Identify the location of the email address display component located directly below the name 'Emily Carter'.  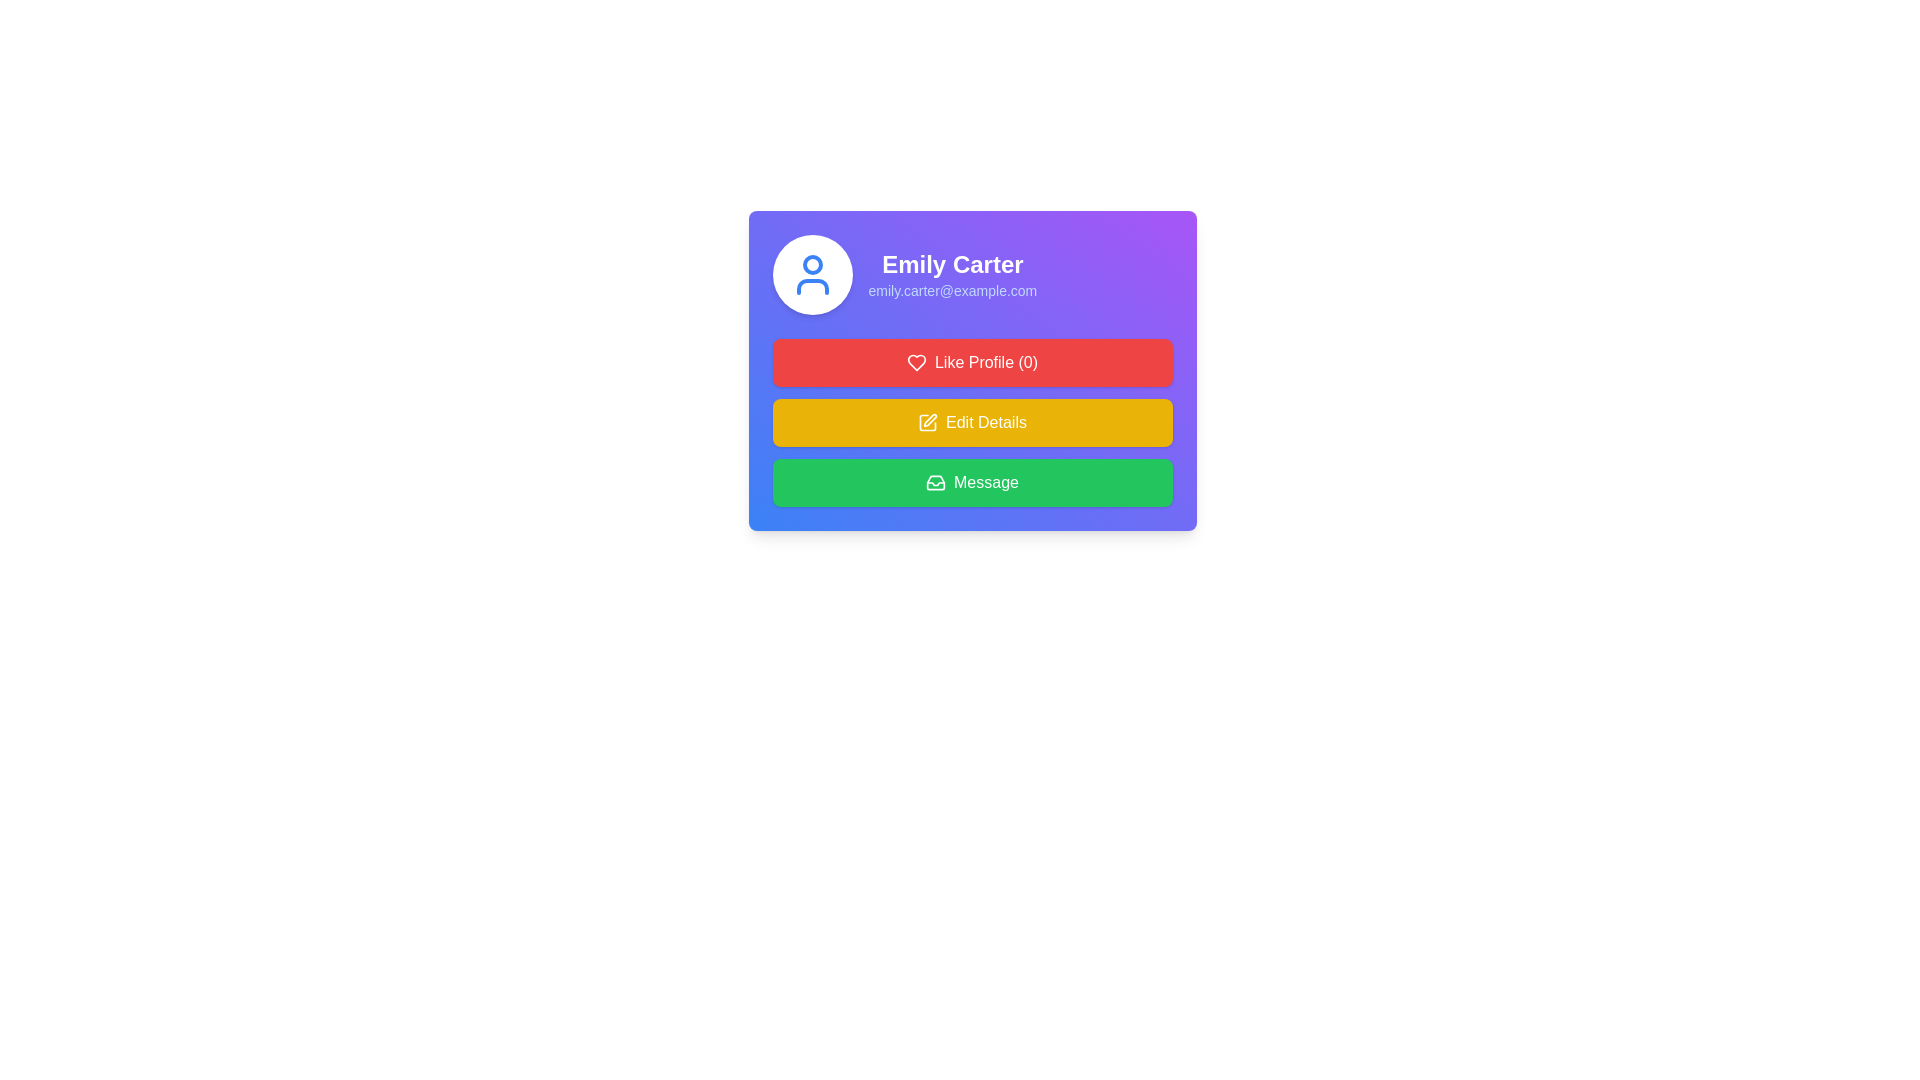
(951, 290).